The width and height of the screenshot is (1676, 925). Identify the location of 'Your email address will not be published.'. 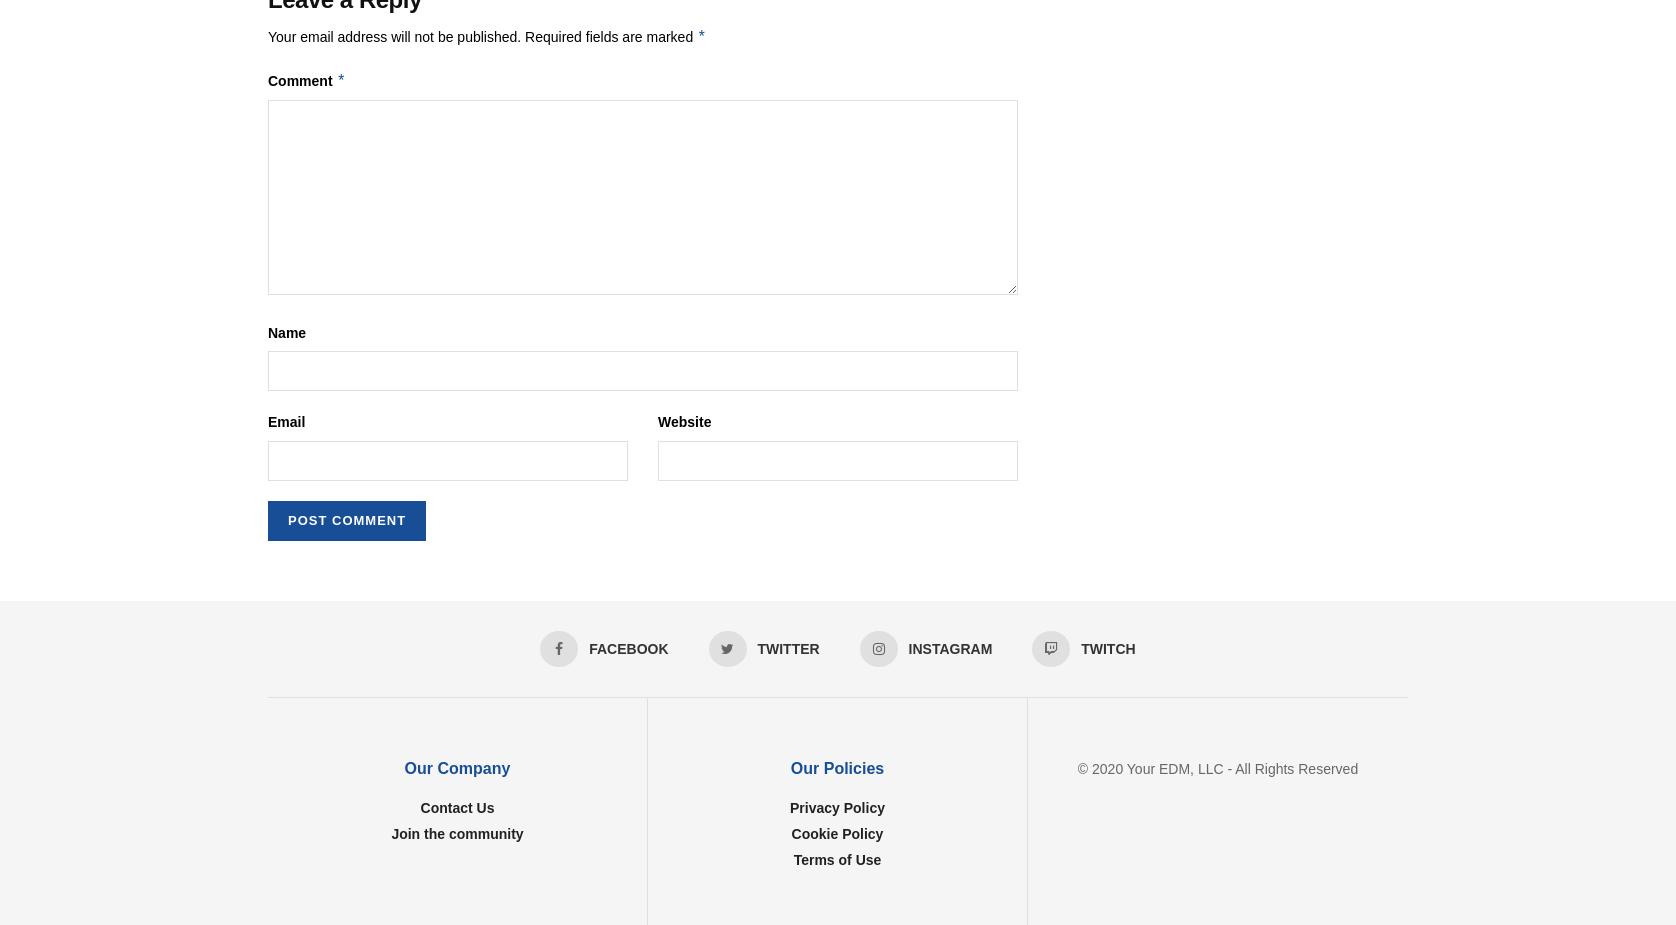
(393, 36).